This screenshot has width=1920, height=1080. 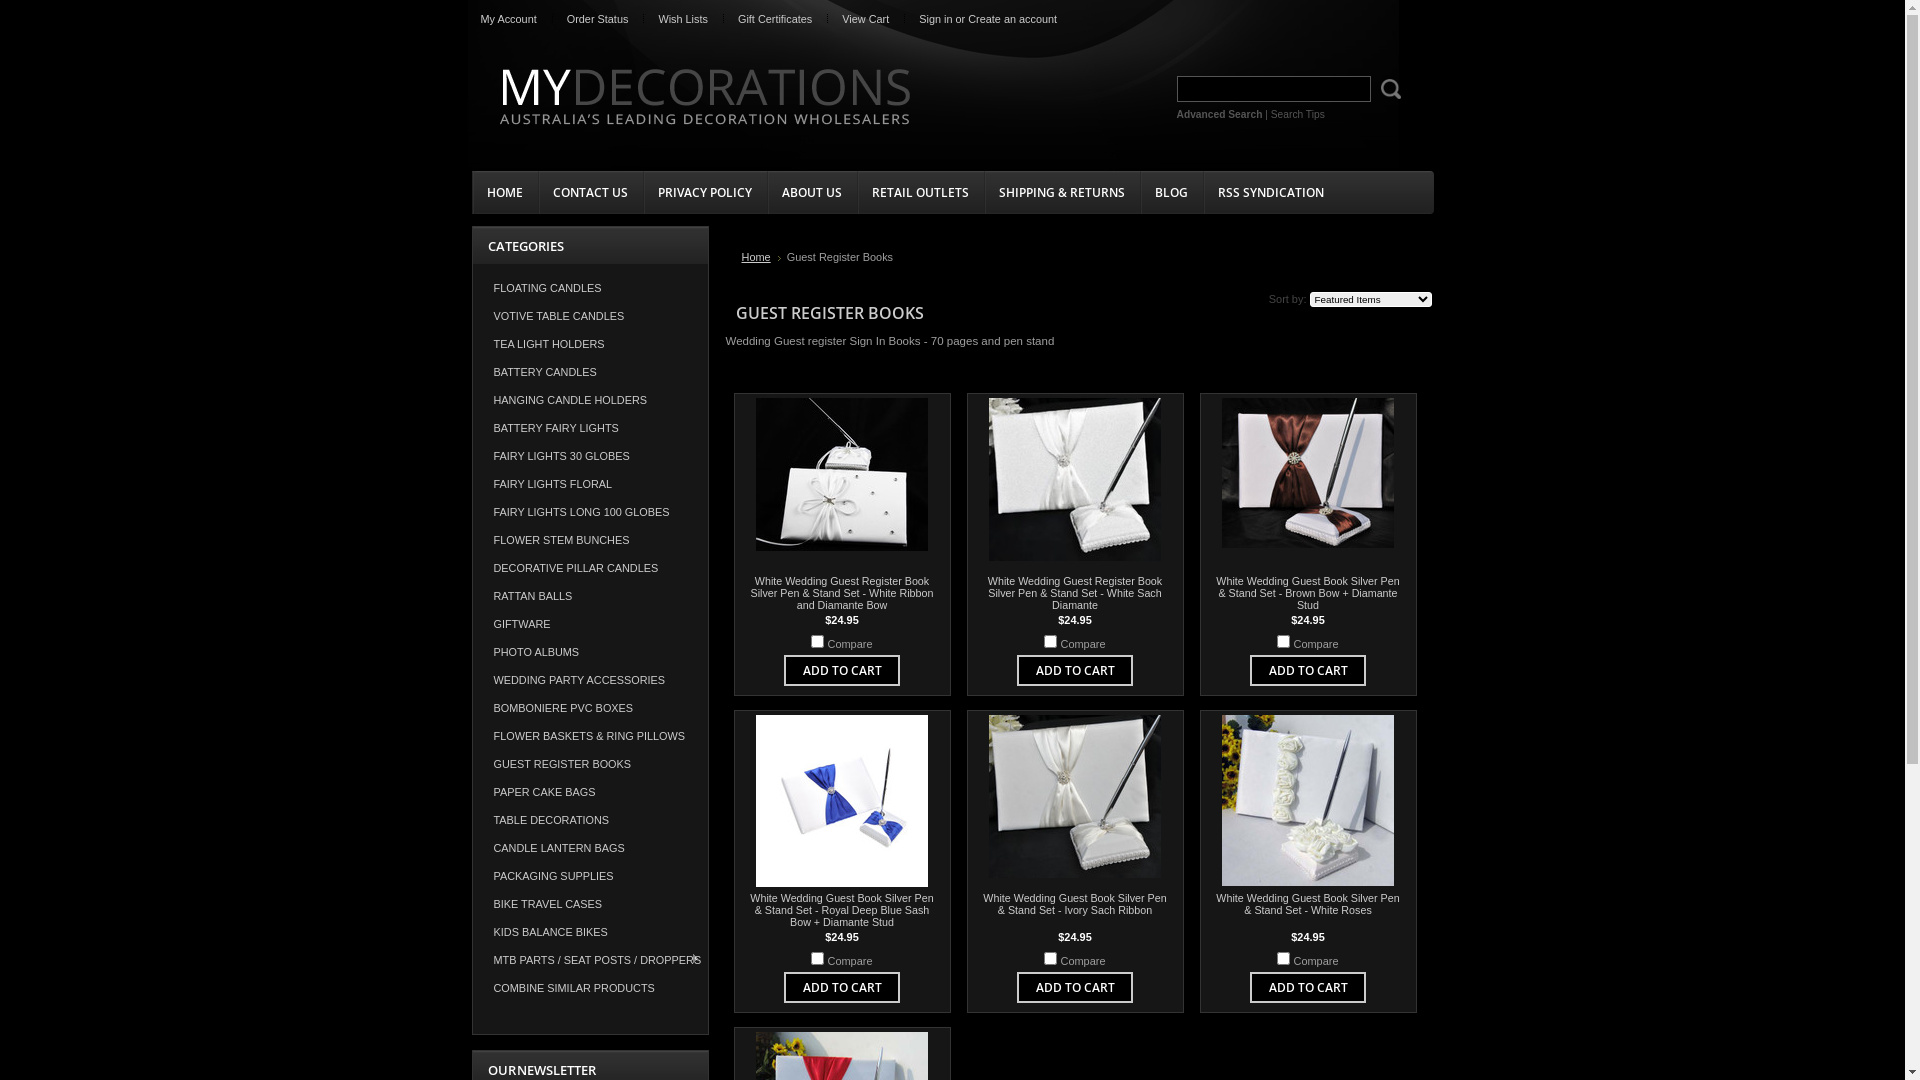 I want to click on 'RSS SYNDICATION', so click(x=1269, y=192).